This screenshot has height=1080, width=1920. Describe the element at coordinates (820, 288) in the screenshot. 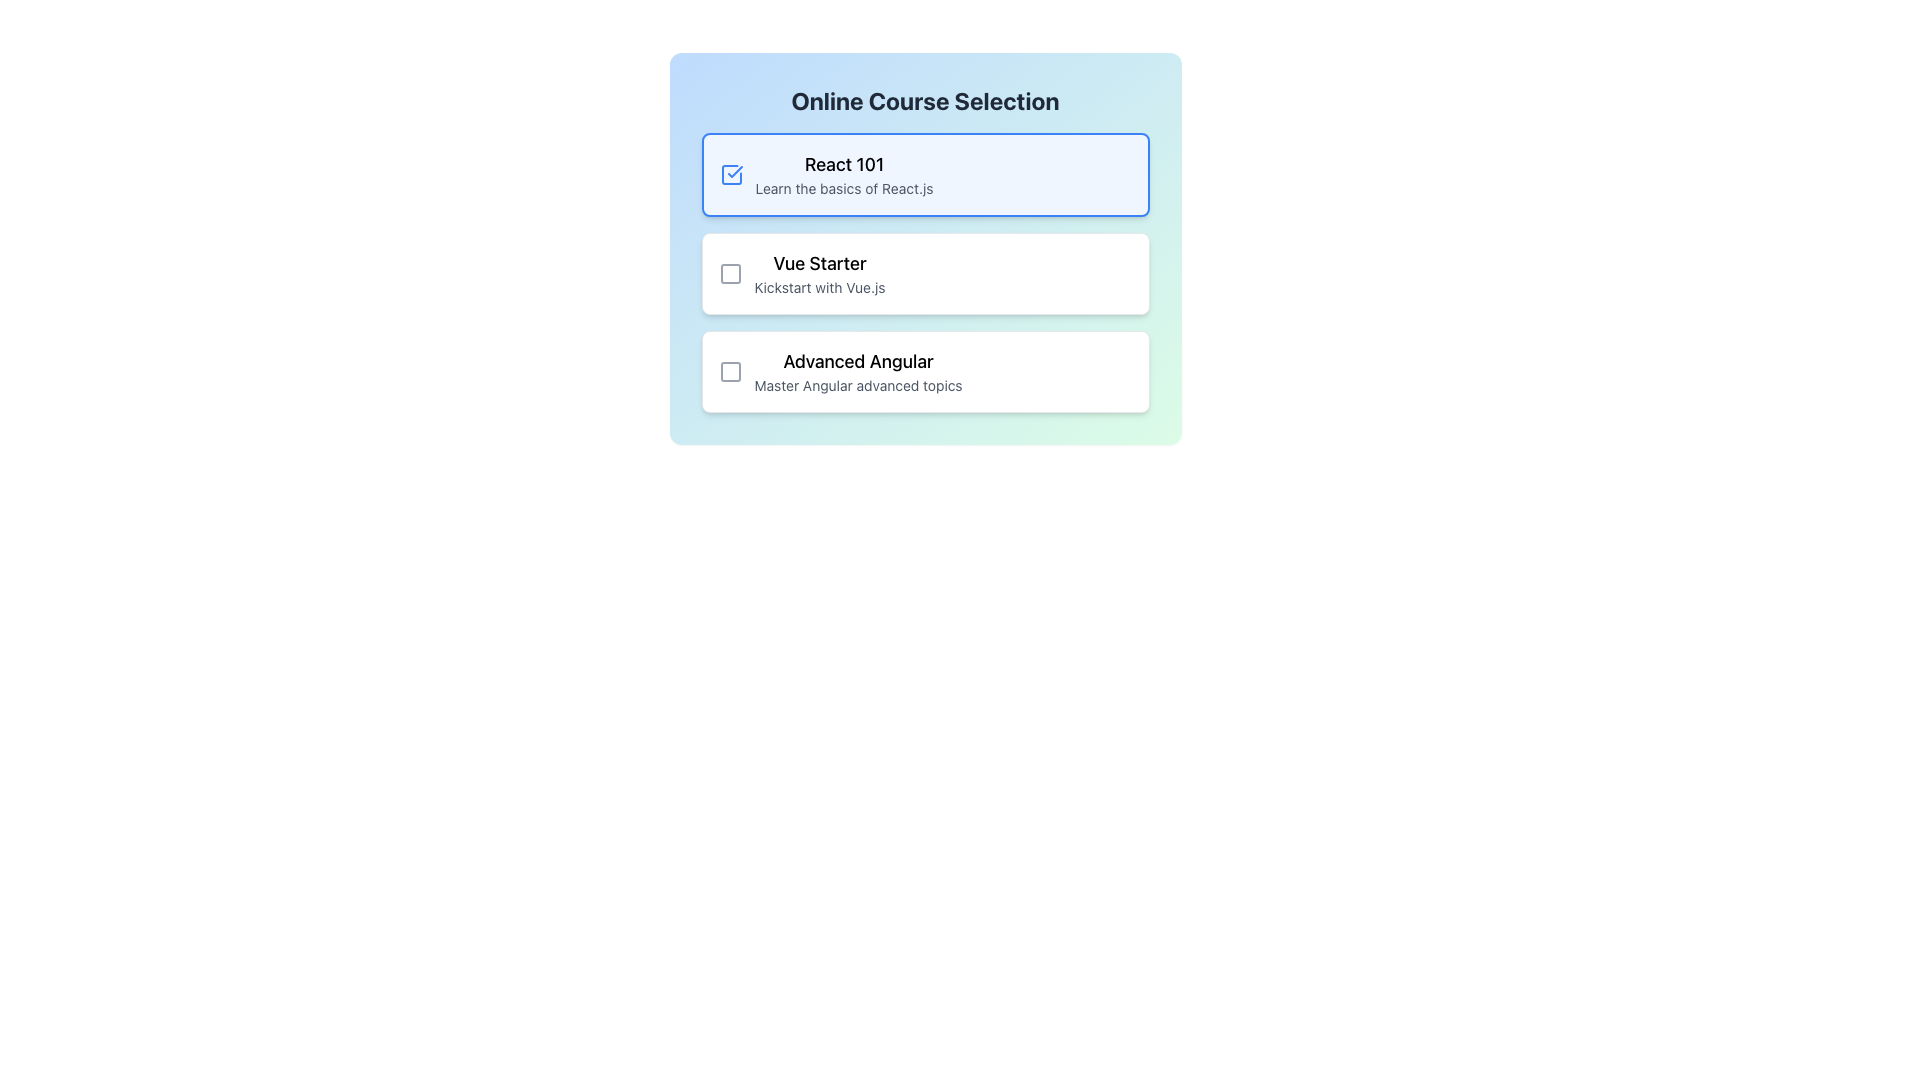

I see `text element providing a brief description for the course titled 'Vue Starter', positioned centrally below the title in the course selection list` at that location.